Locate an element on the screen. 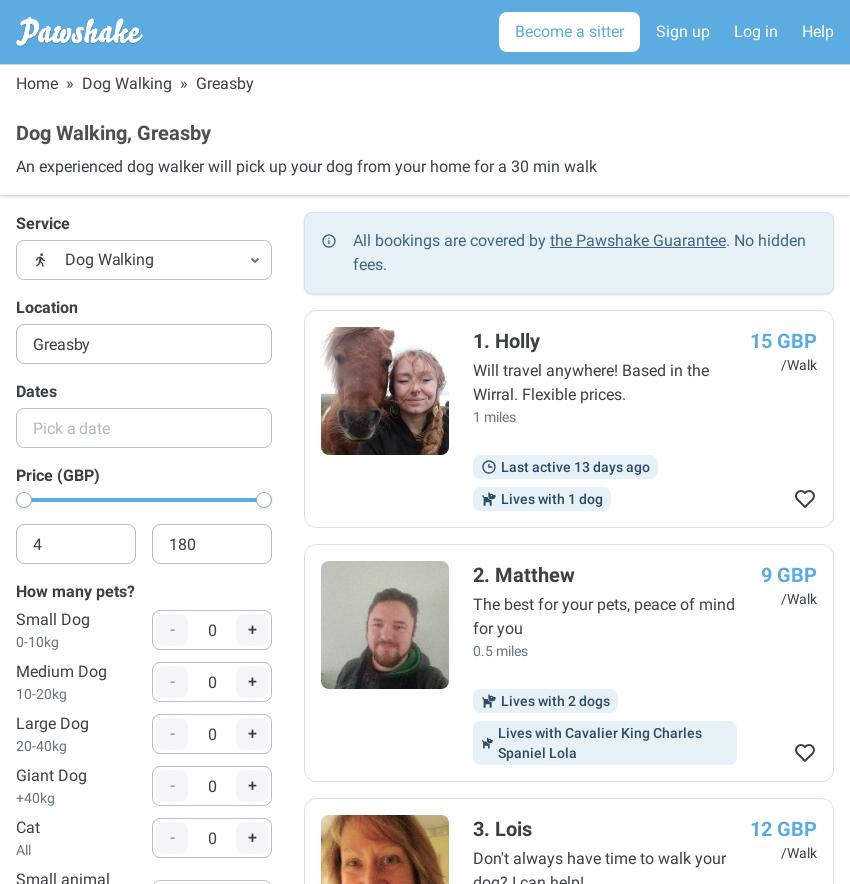 The height and width of the screenshot is (884, 850). '10-20kg' is located at coordinates (40, 694).